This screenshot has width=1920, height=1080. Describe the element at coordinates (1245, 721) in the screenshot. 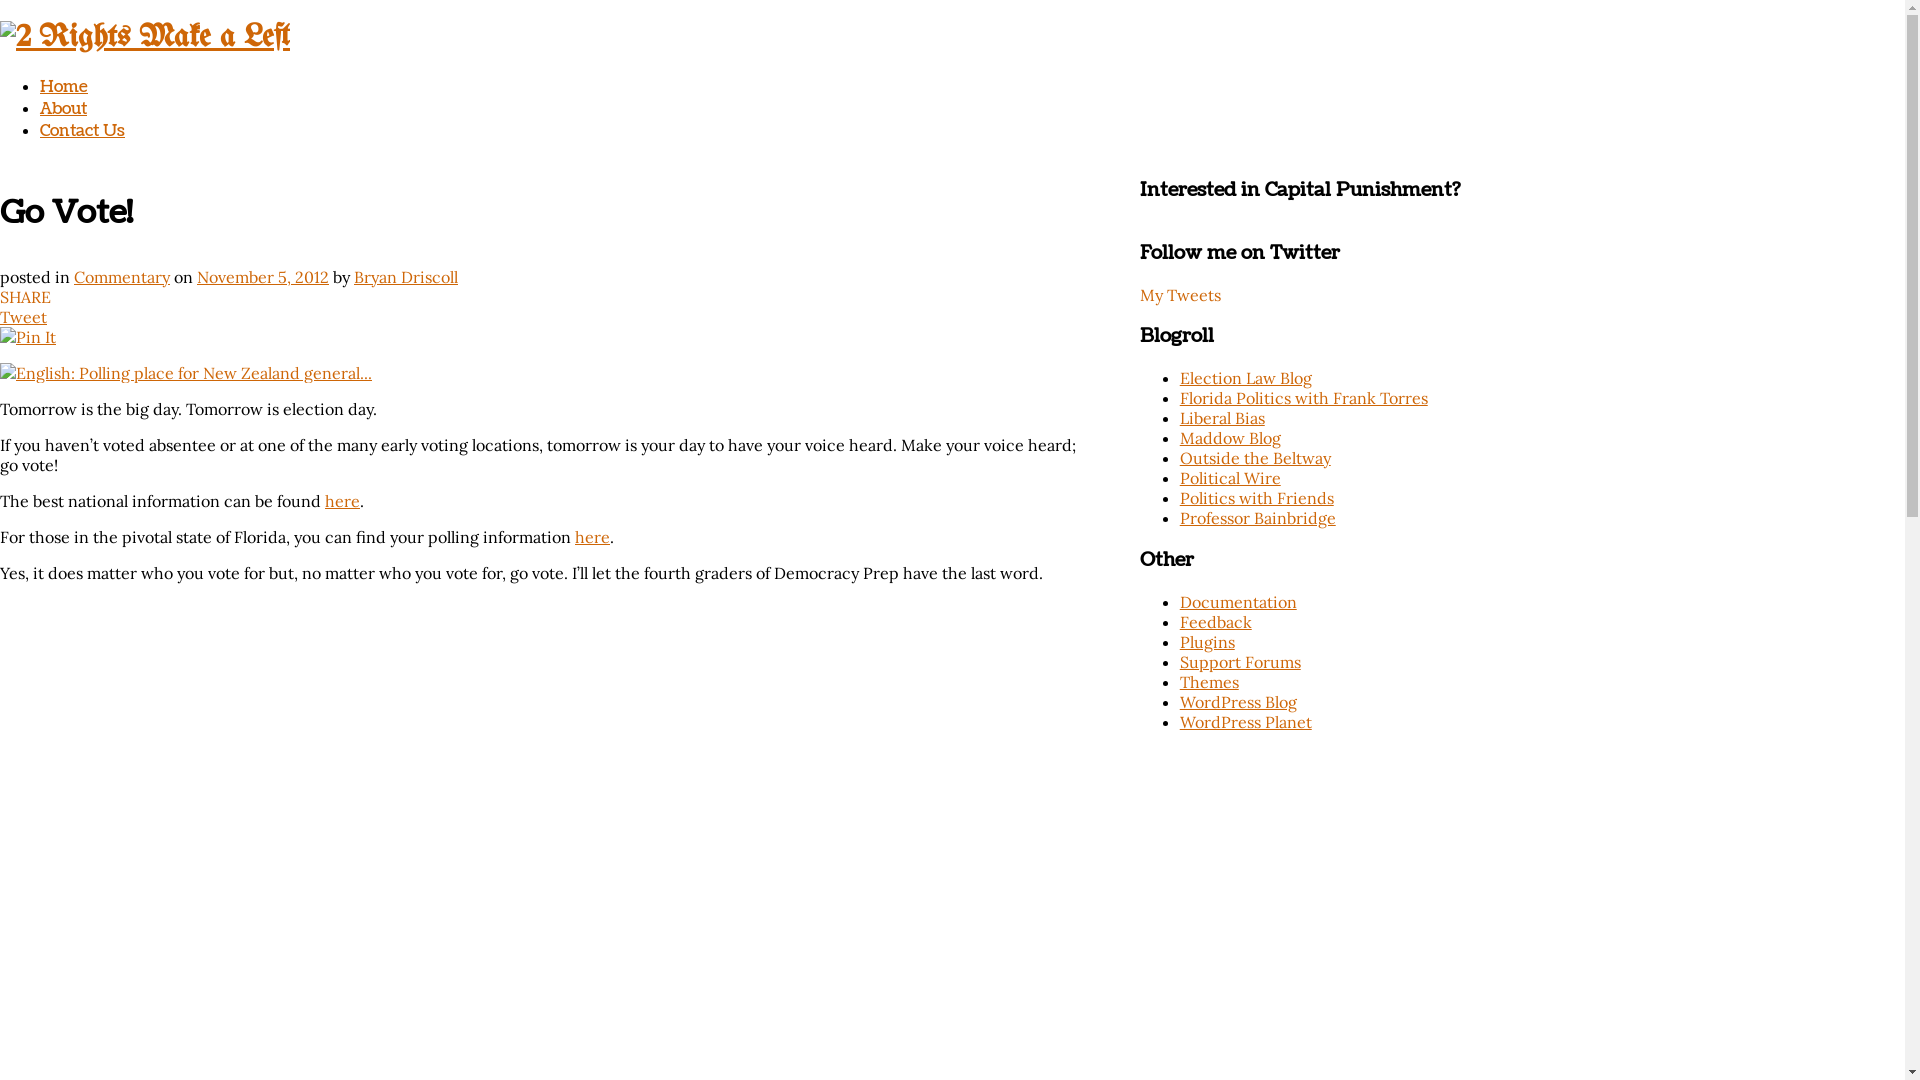

I see `'WordPress Planet'` at that location.